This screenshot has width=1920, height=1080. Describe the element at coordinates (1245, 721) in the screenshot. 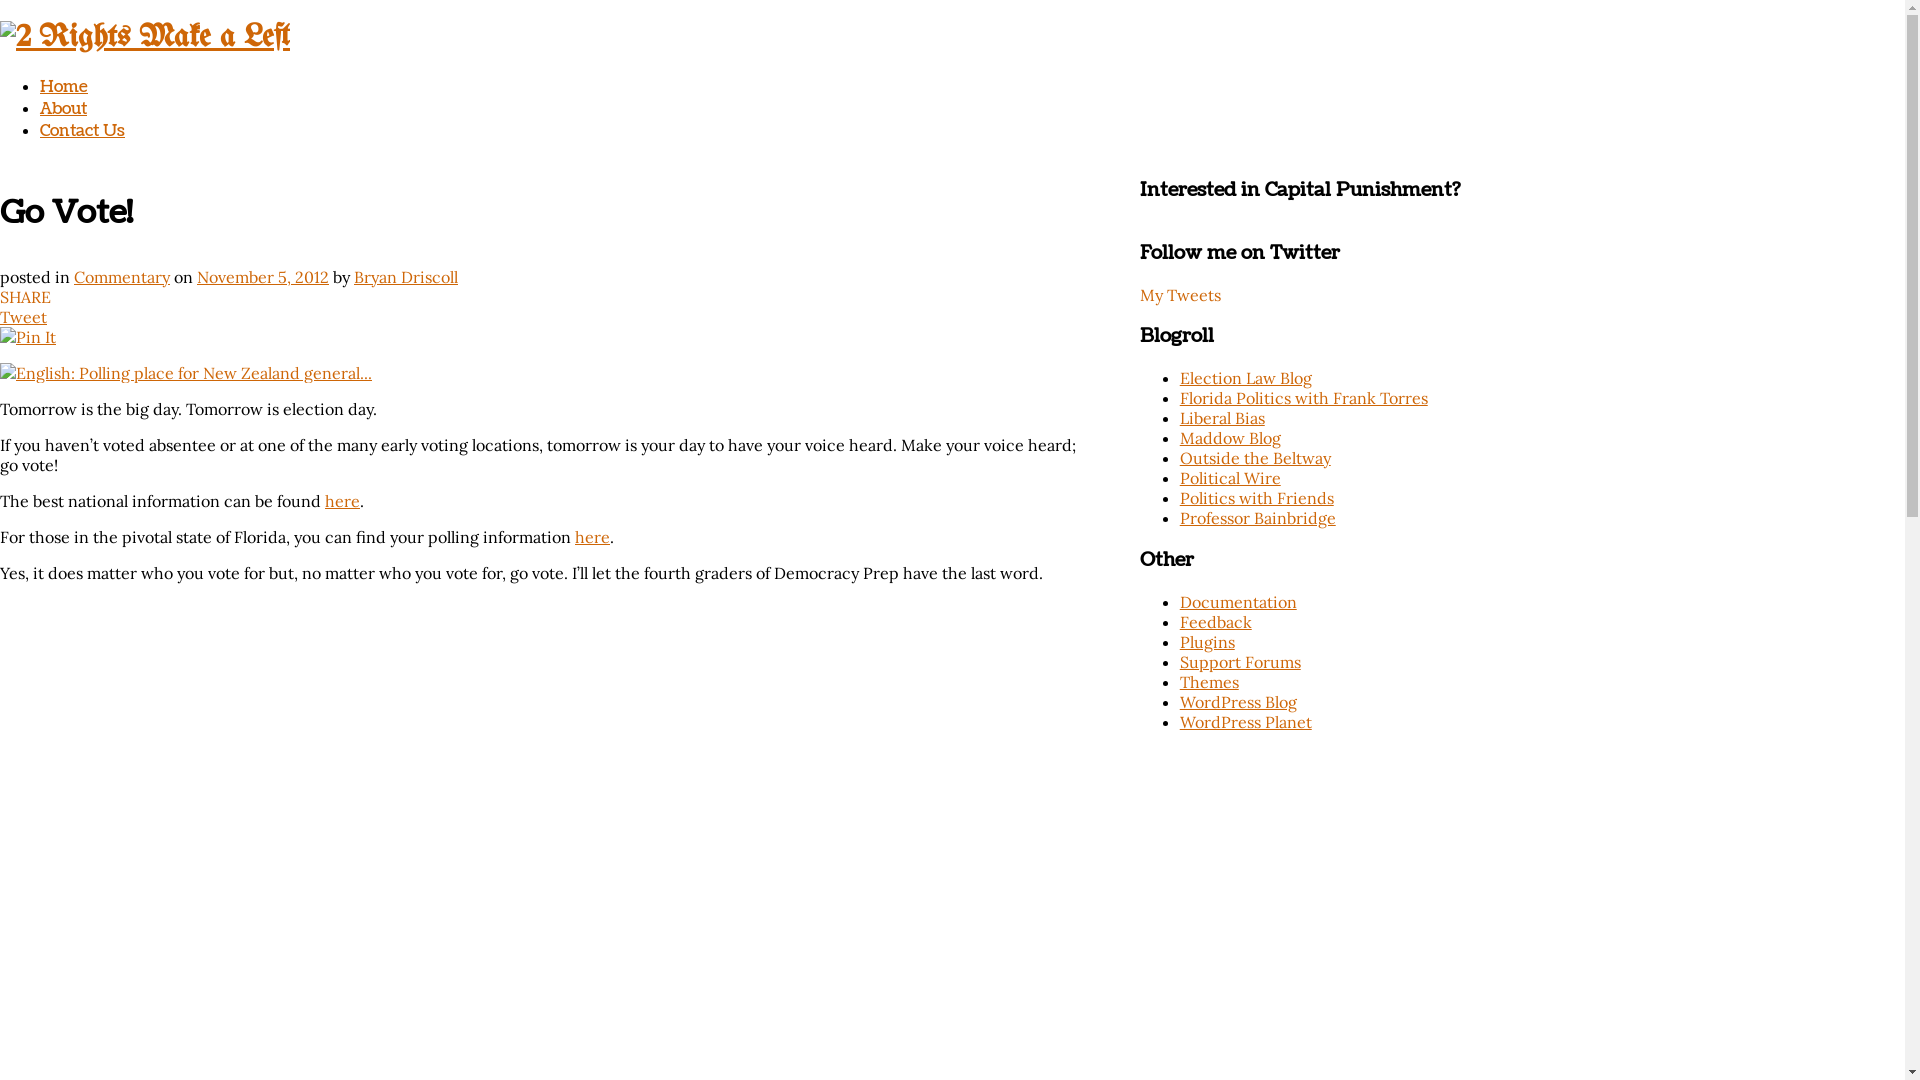

I see `'WordPress Planet'` at that location.